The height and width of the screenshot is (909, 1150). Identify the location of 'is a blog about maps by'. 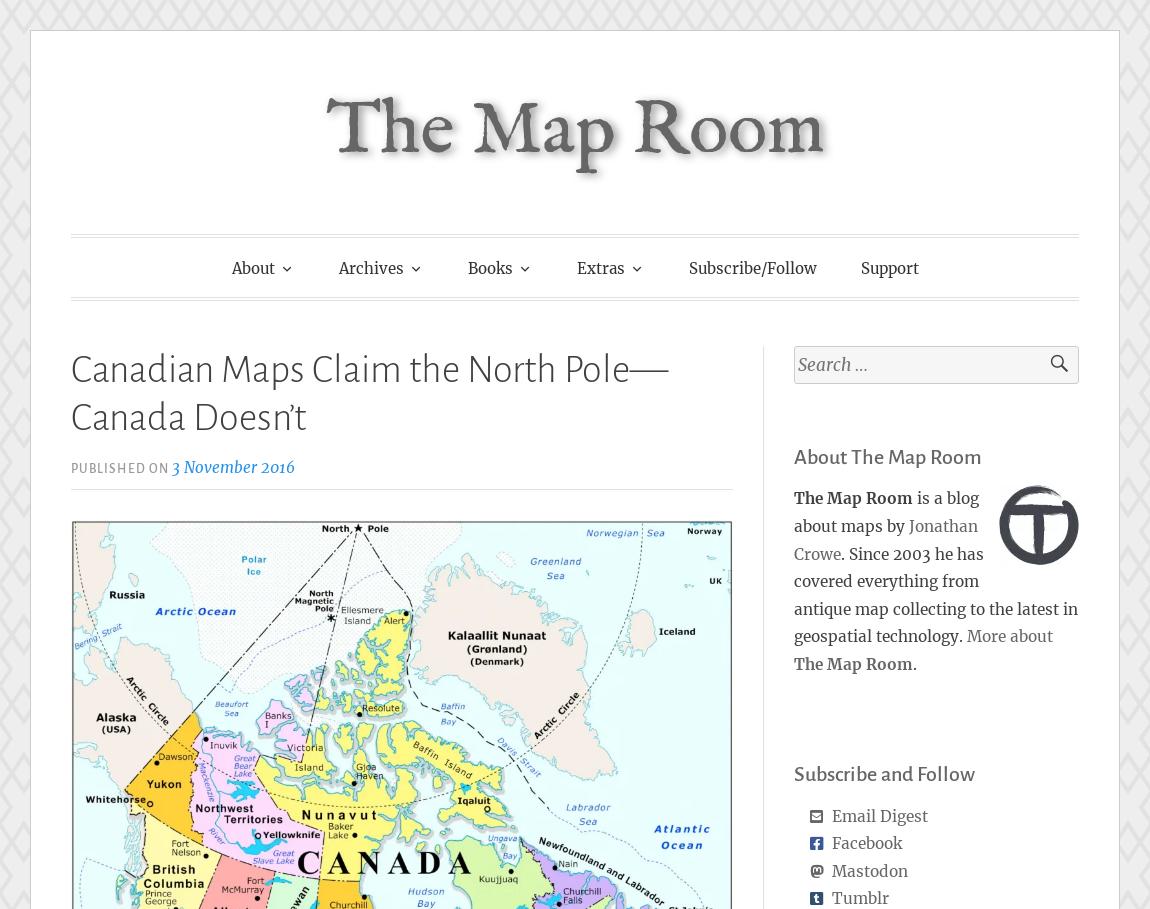
(792, 511).